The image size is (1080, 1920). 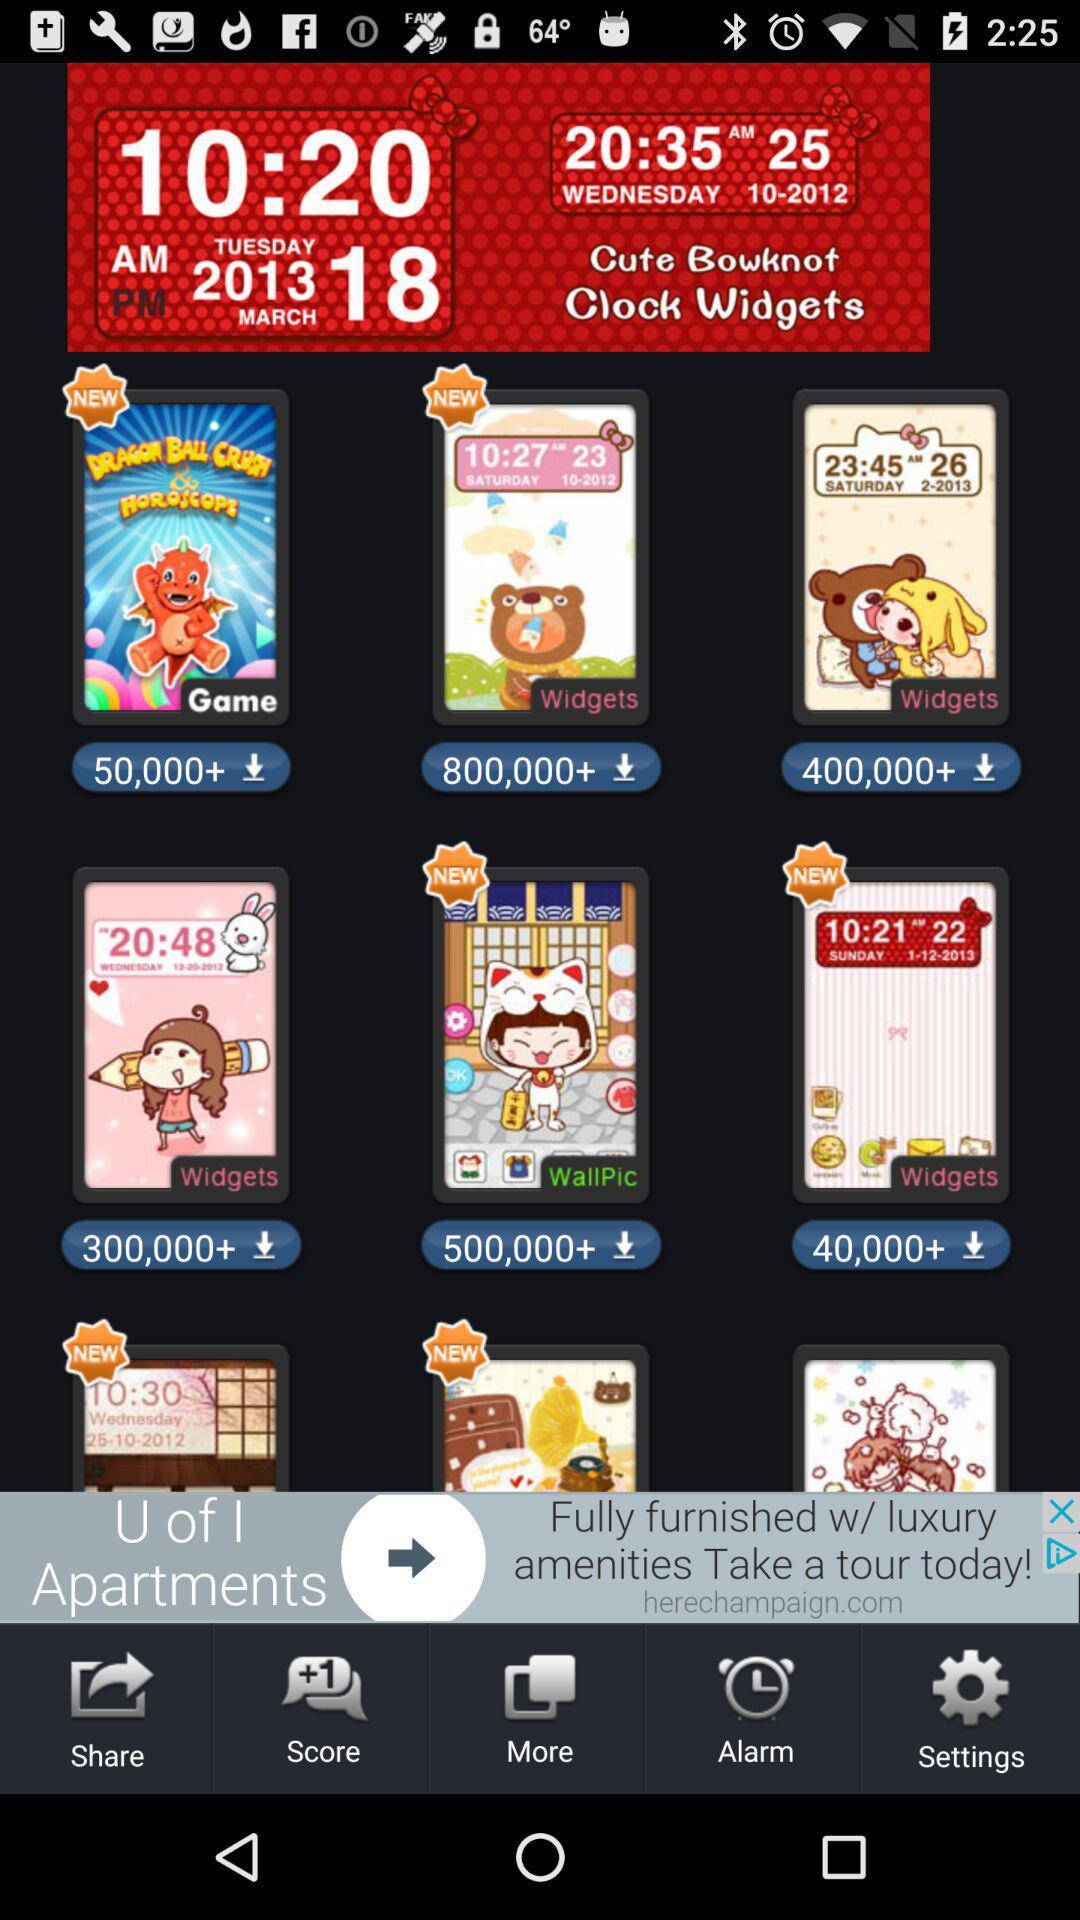 I want to click on see time, so click(x=540, y=207).